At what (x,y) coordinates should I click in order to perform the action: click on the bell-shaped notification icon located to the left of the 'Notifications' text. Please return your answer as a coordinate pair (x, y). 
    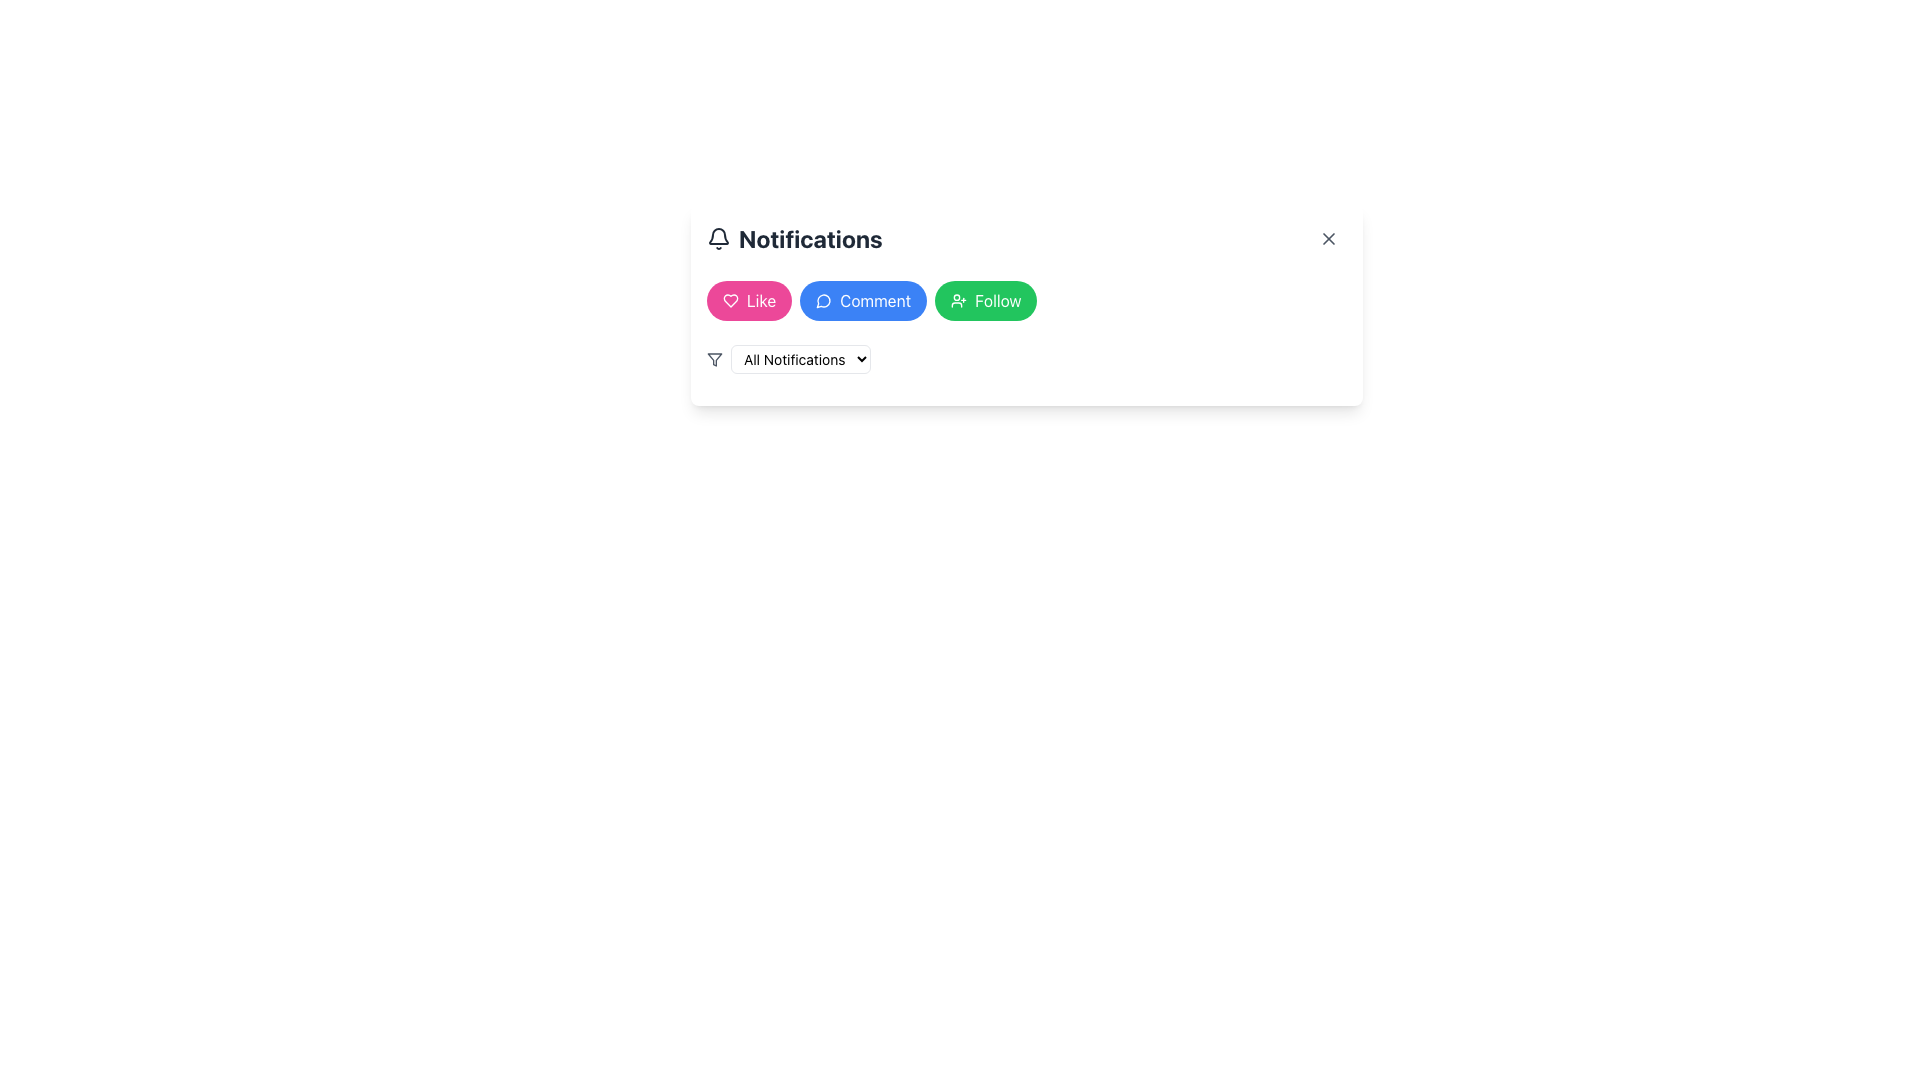
    Looking at the image, I should click on (719, 238).